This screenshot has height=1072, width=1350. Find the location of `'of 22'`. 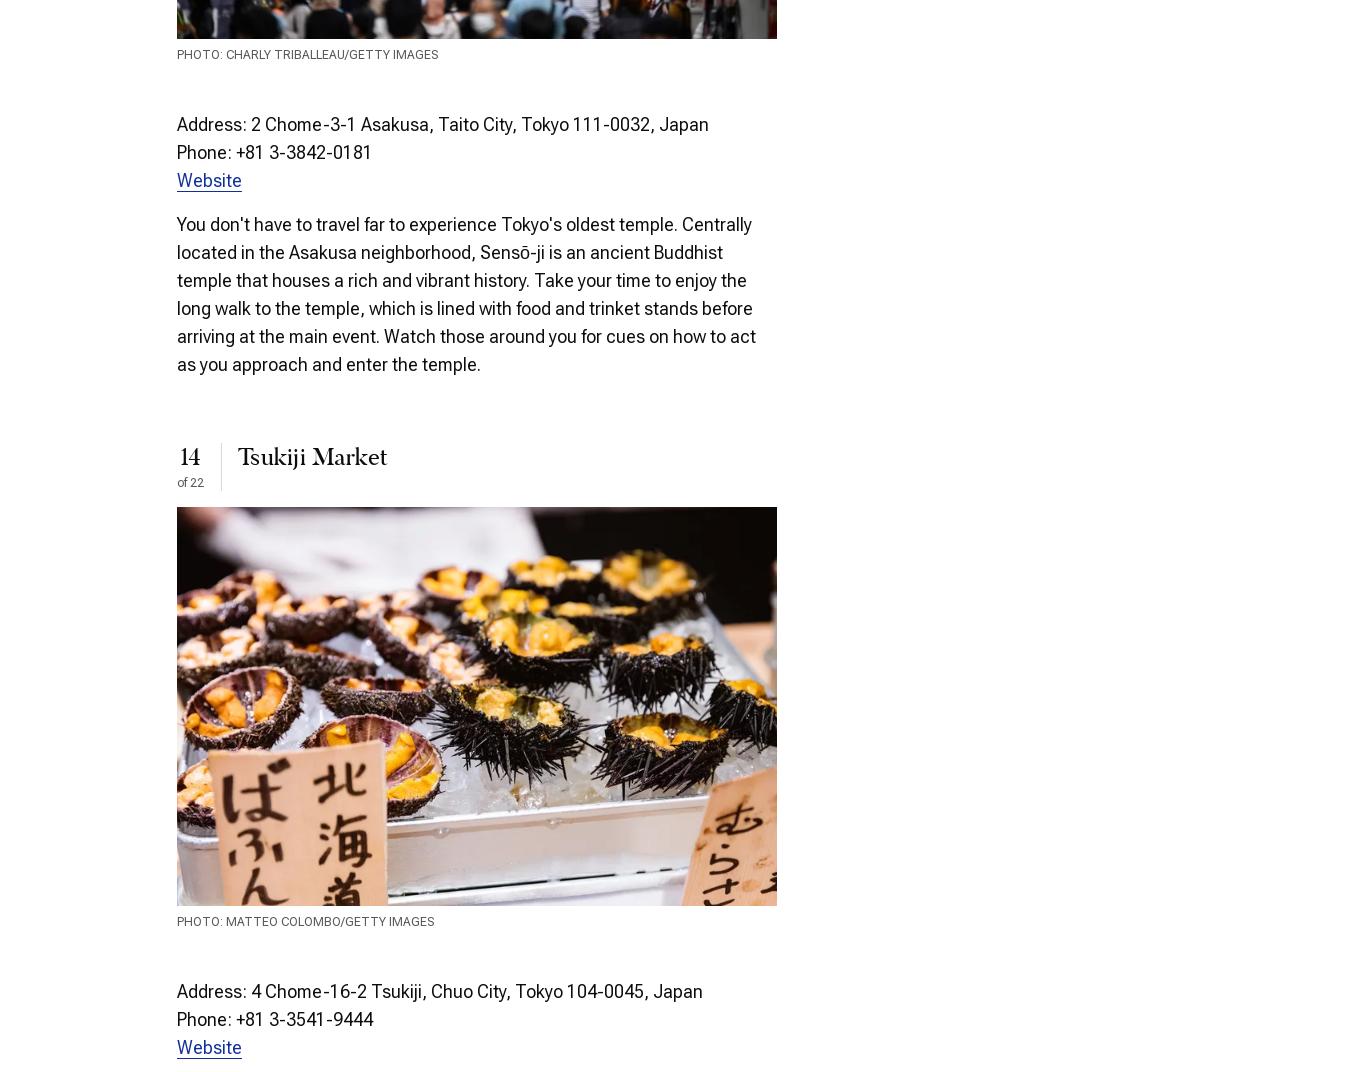

'of 22' is located at coordinates (190, 481).